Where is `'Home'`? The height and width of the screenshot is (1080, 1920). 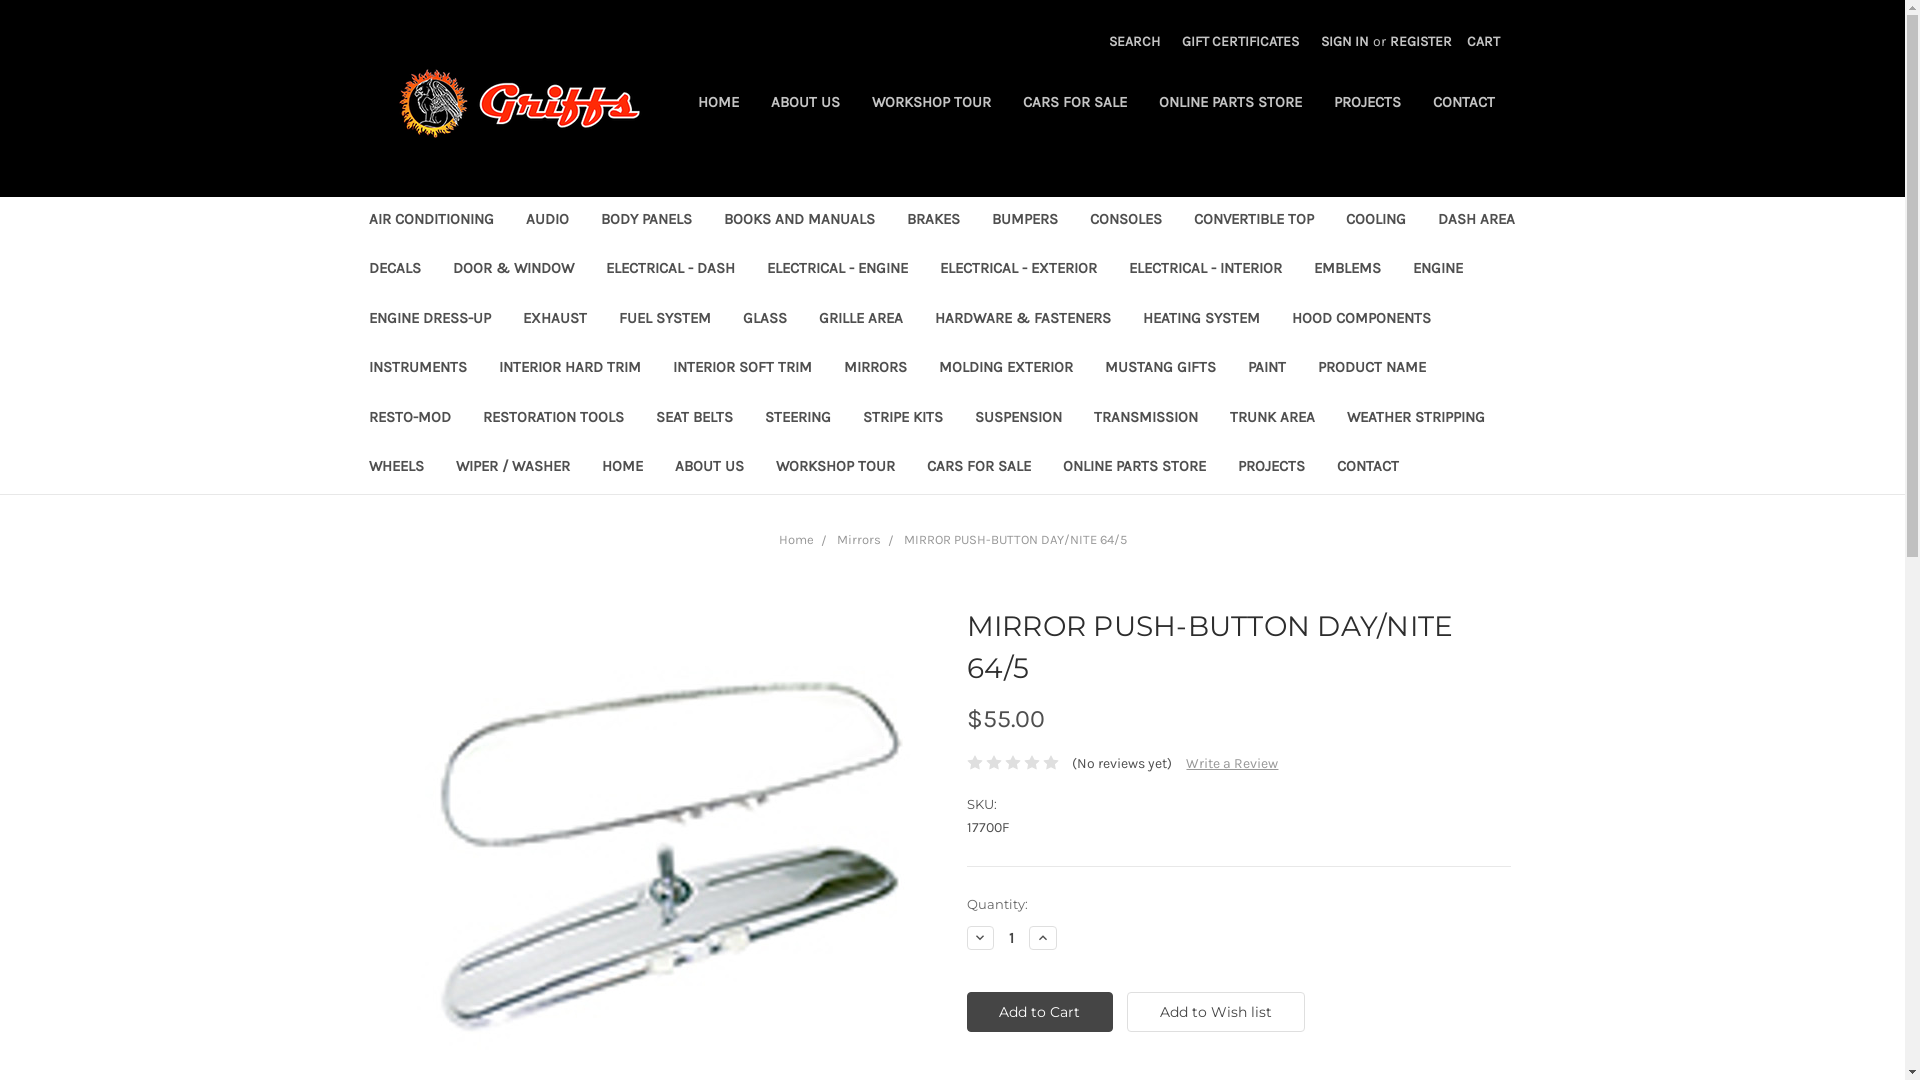
'Home' is located at coordinates (794, 538).